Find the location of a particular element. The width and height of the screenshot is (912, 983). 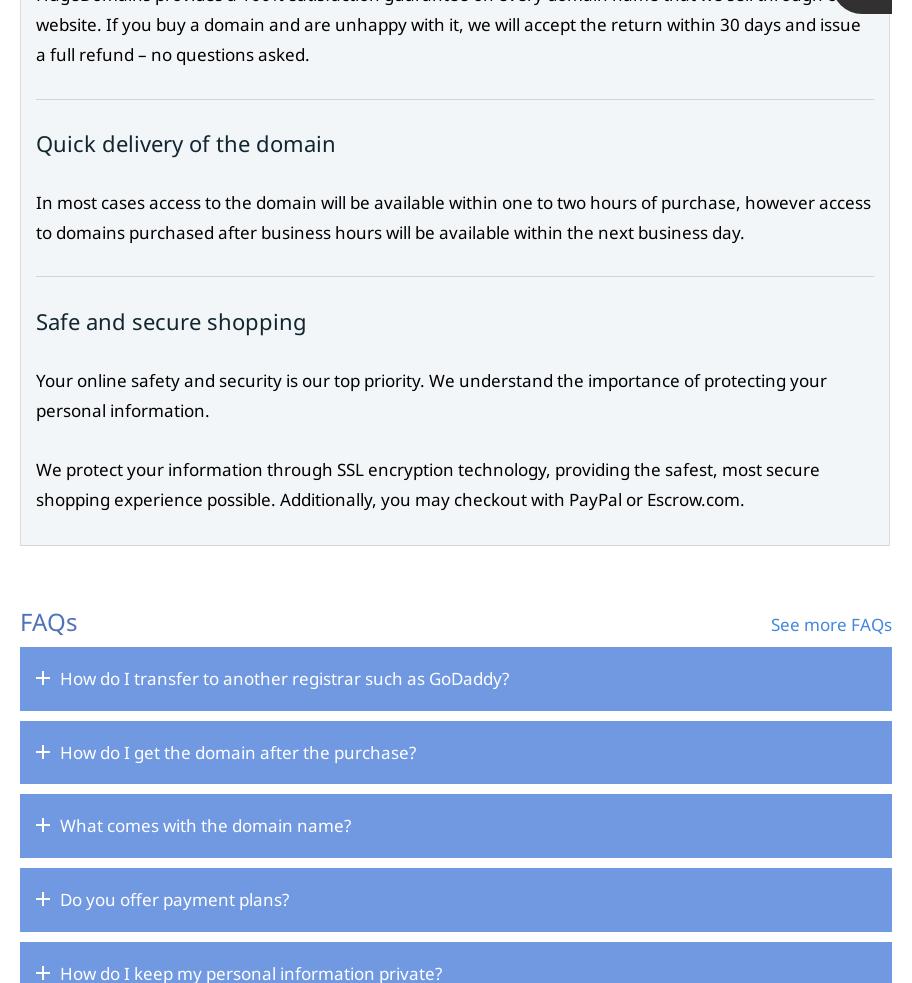

'Quick delivery of the domain' is located at coordinates (185, 142).